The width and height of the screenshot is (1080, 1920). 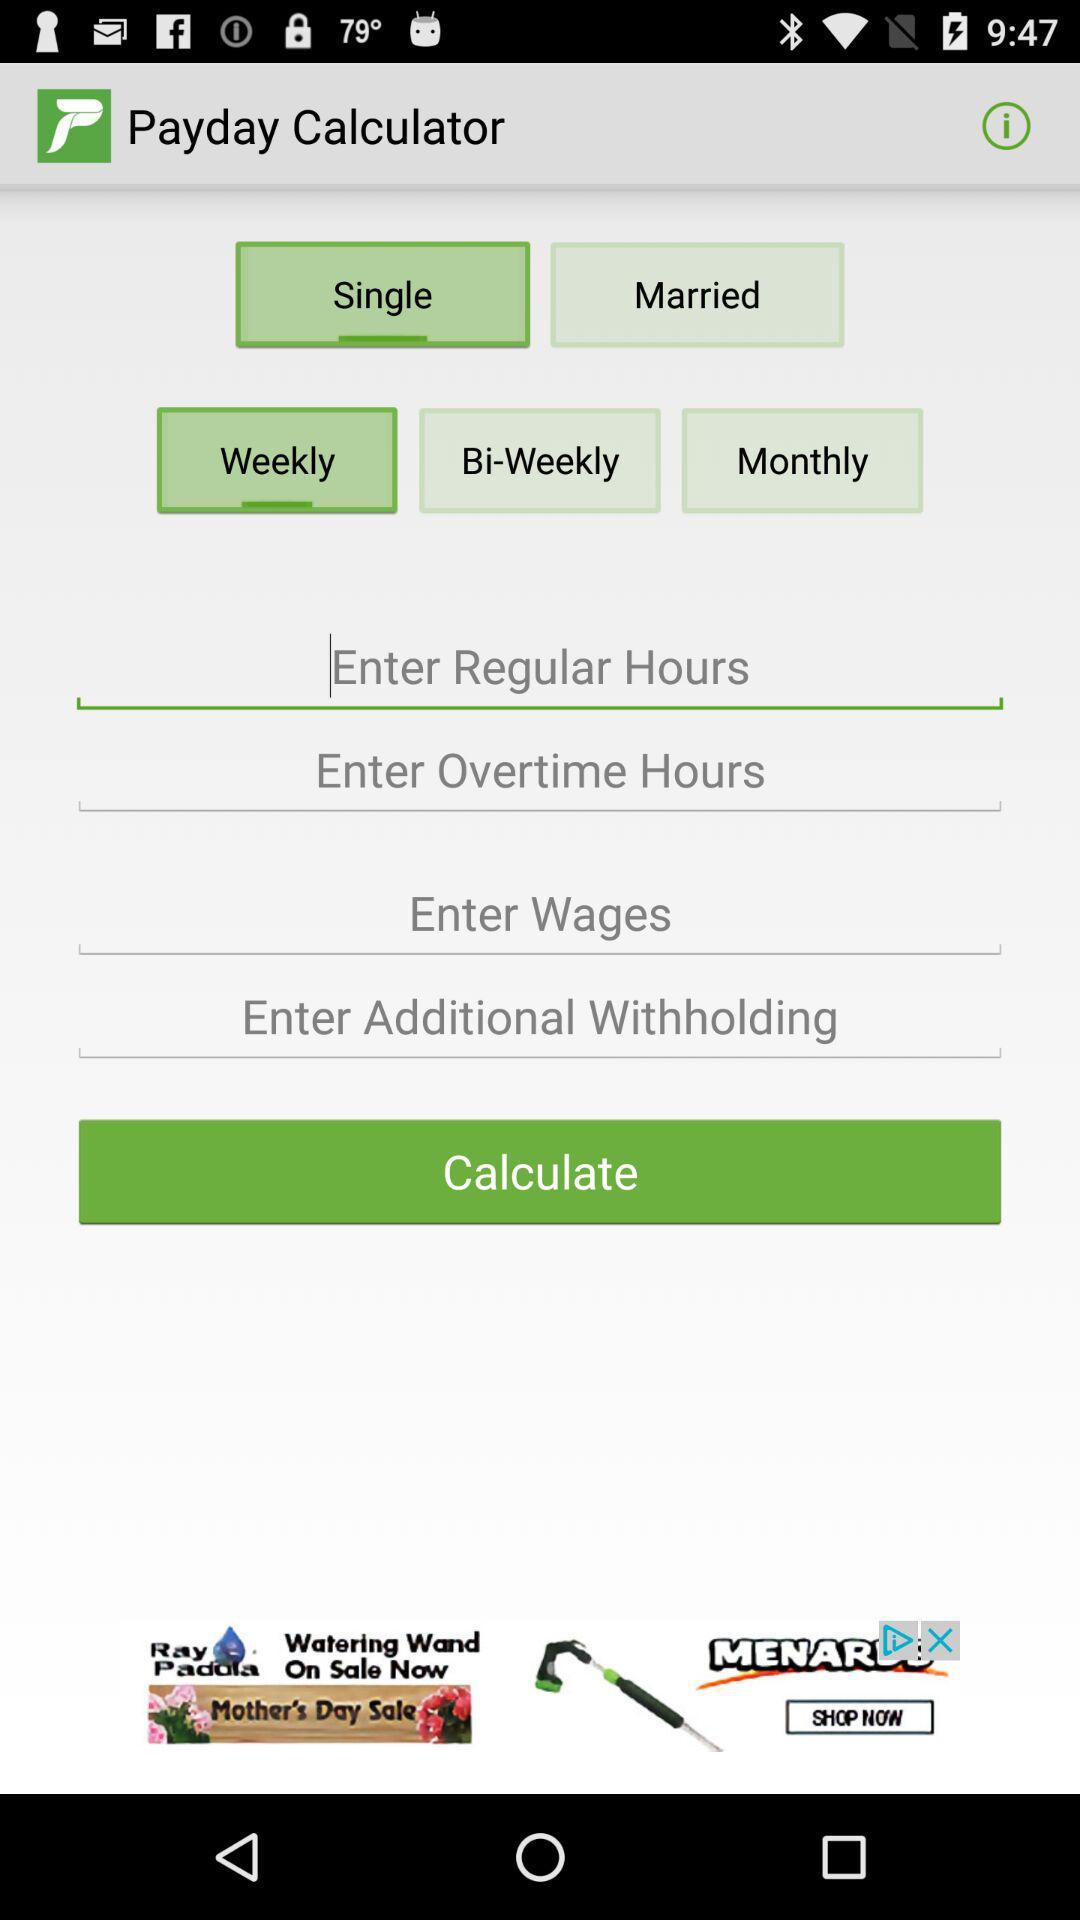 I want to click on input enter box, so click(x=540, y=912).